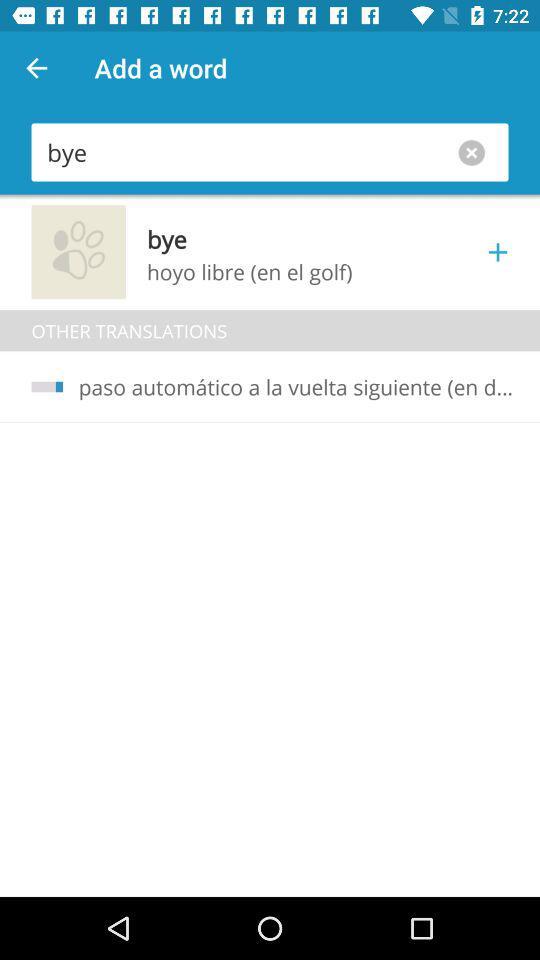 The width and height of the screenshot is (540, 960). Describe the element at coordinates (475, 151) in the screenshot. I see `close` at that location.